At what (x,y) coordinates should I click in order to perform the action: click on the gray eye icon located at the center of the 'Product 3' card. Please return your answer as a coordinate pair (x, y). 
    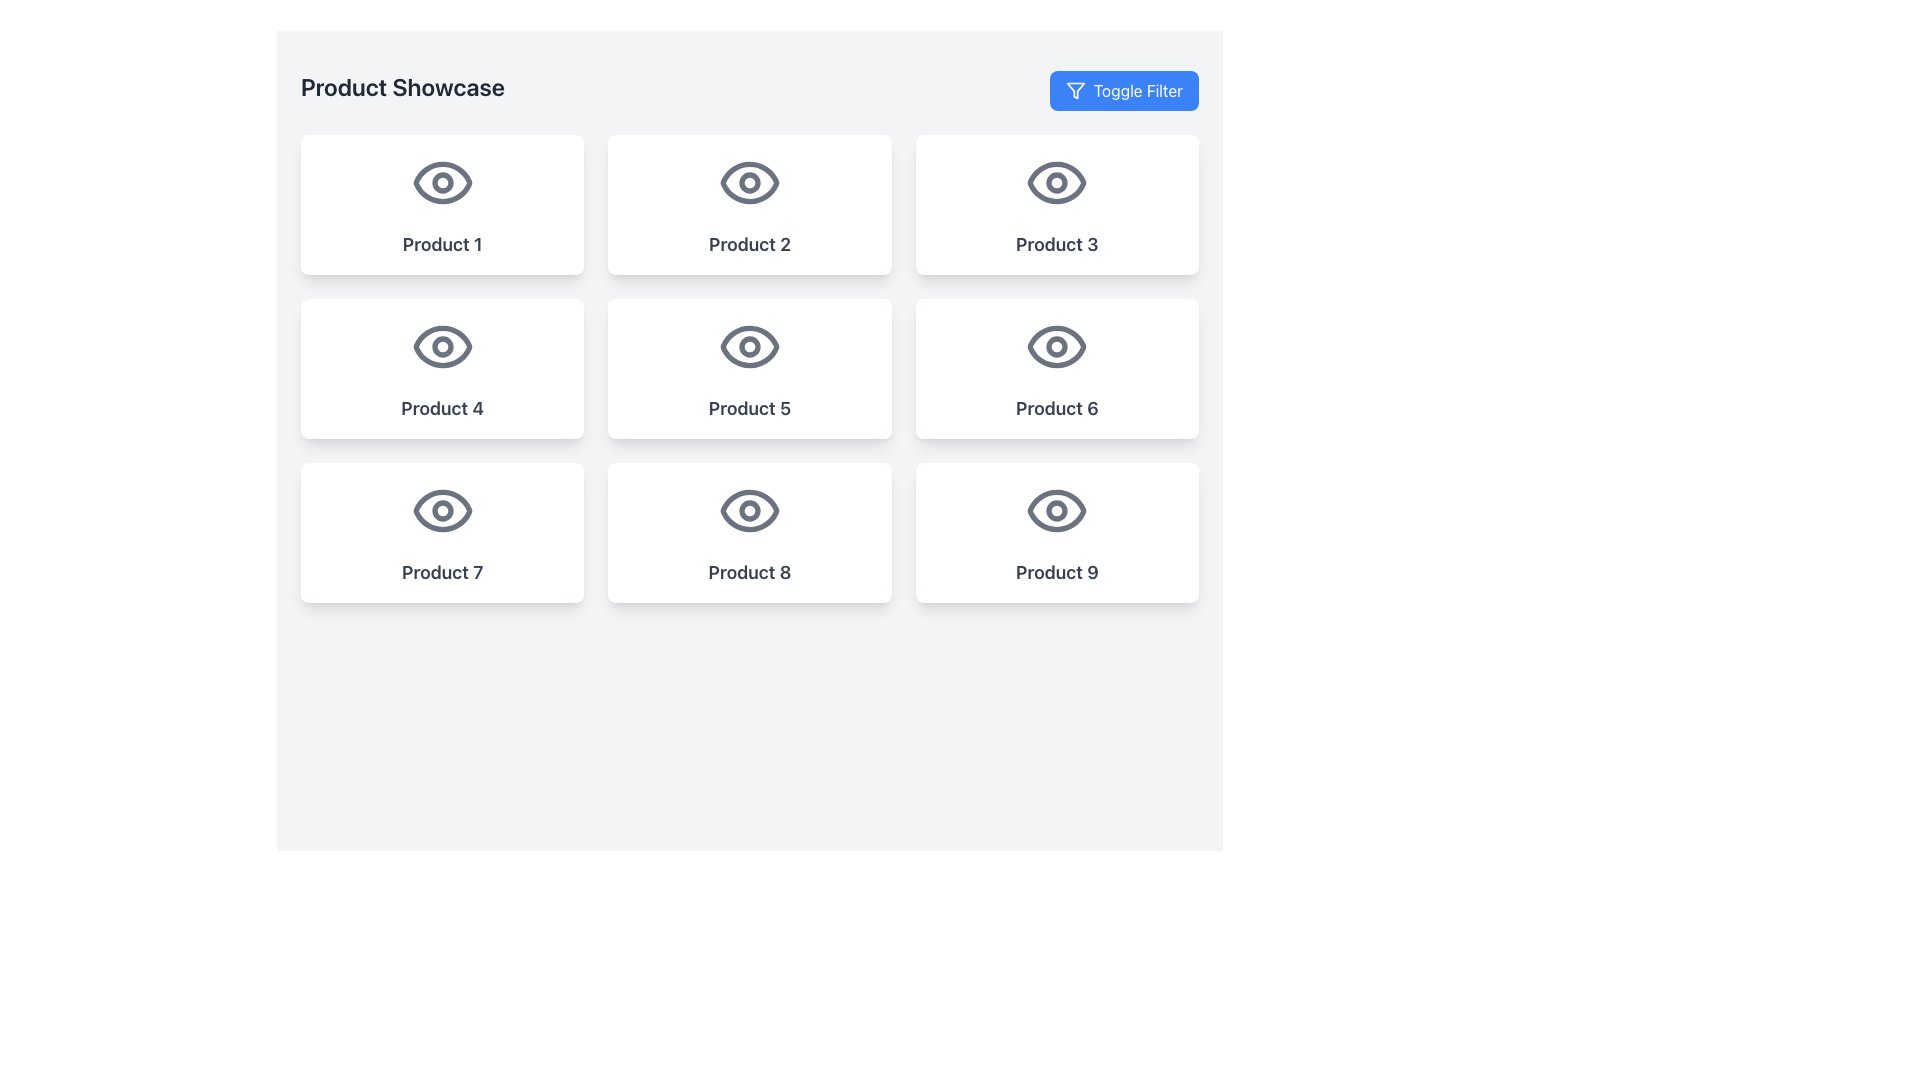
    Looking at the image, I should click on (1055, 182).